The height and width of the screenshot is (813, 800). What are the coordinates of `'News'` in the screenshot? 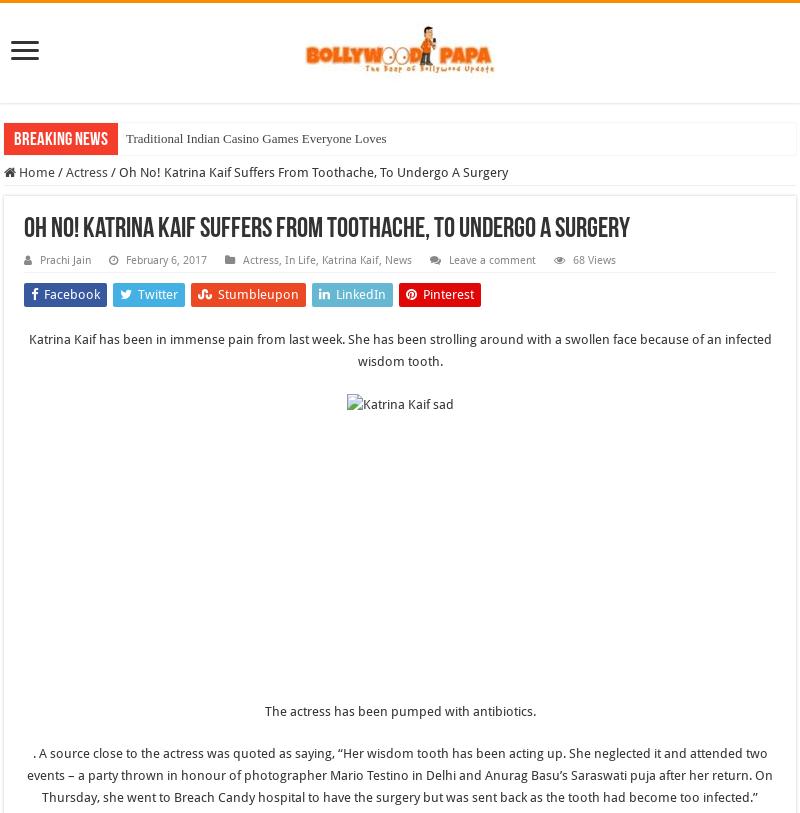 It's located at (384, 259).